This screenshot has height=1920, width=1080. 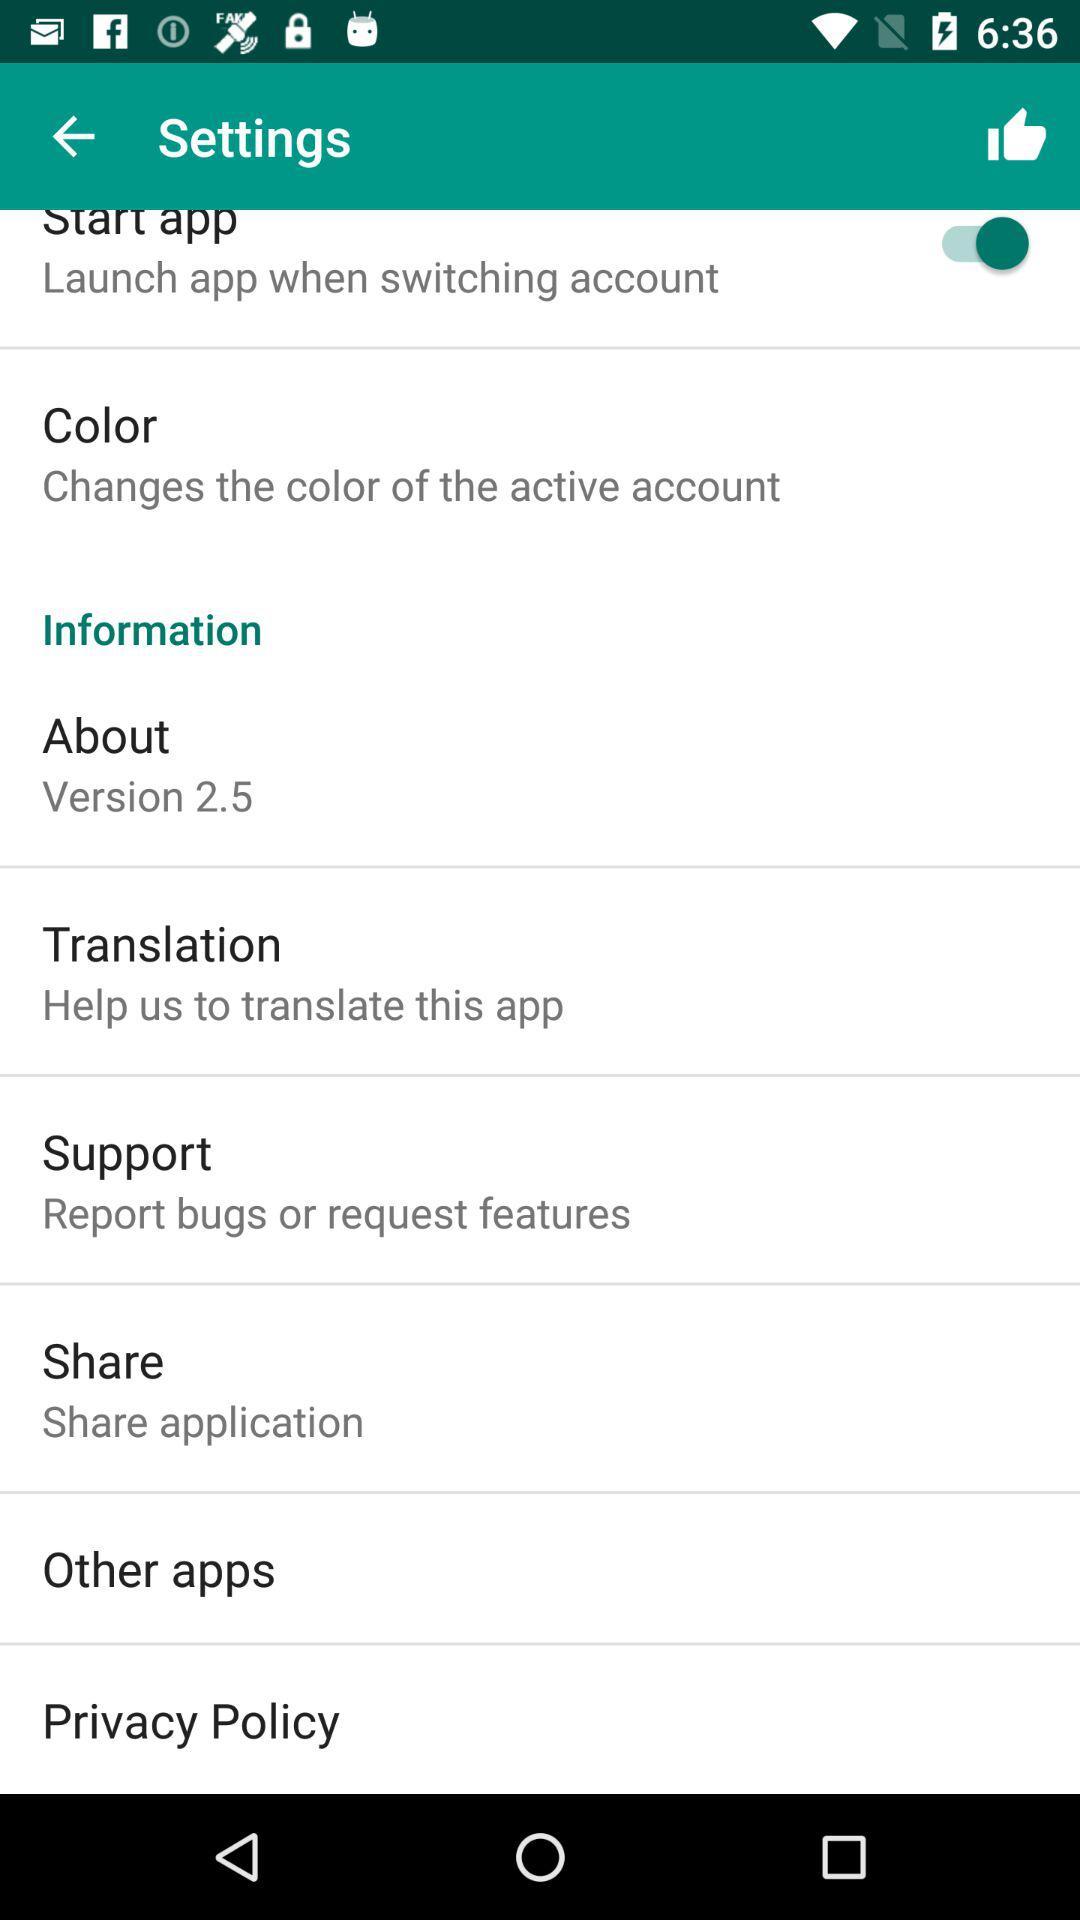 I want to click on the icon below the color icon, so click(x=410, y=484).